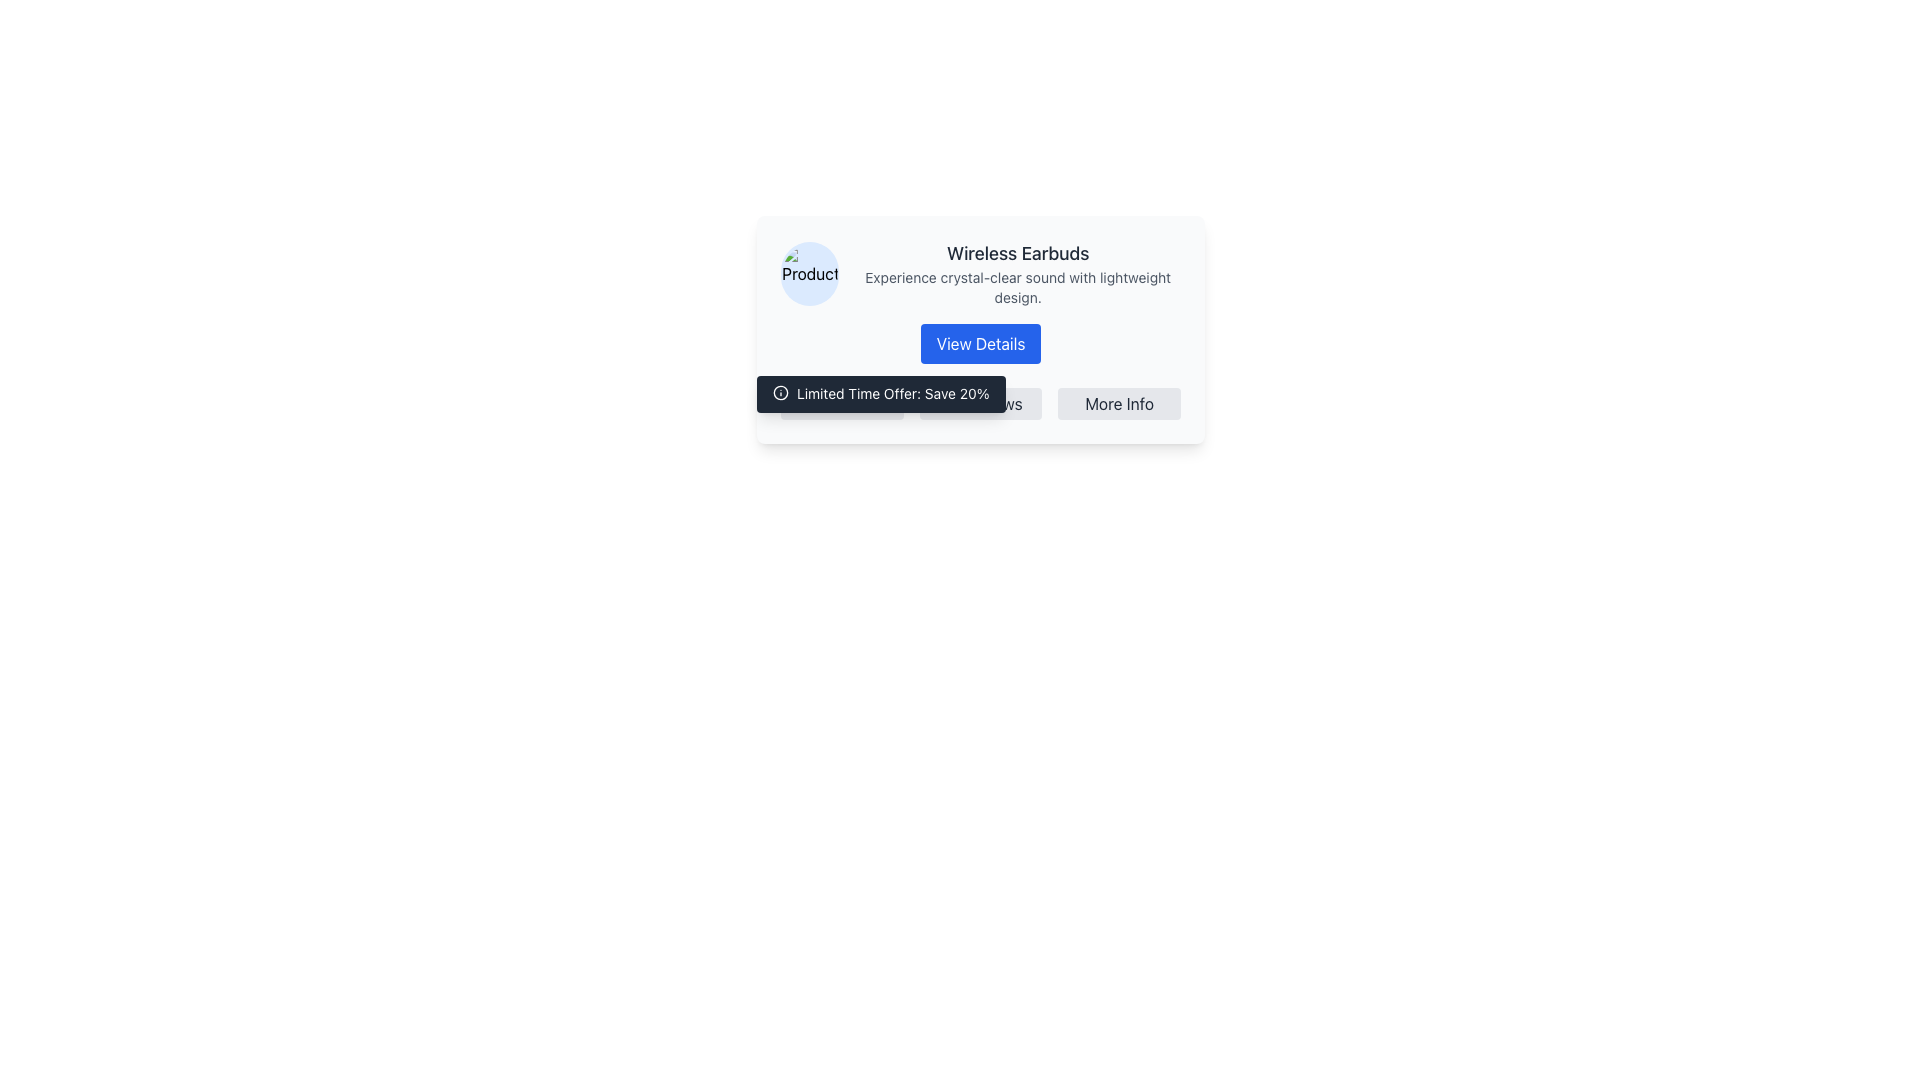  Describe the element at coordinates (810, 273) in the screenshot. I see `the small circular image element with a broken image icon and 'Product' text, located at the top-left corner of the card titled 'Wireless Earbuds'` at that location.